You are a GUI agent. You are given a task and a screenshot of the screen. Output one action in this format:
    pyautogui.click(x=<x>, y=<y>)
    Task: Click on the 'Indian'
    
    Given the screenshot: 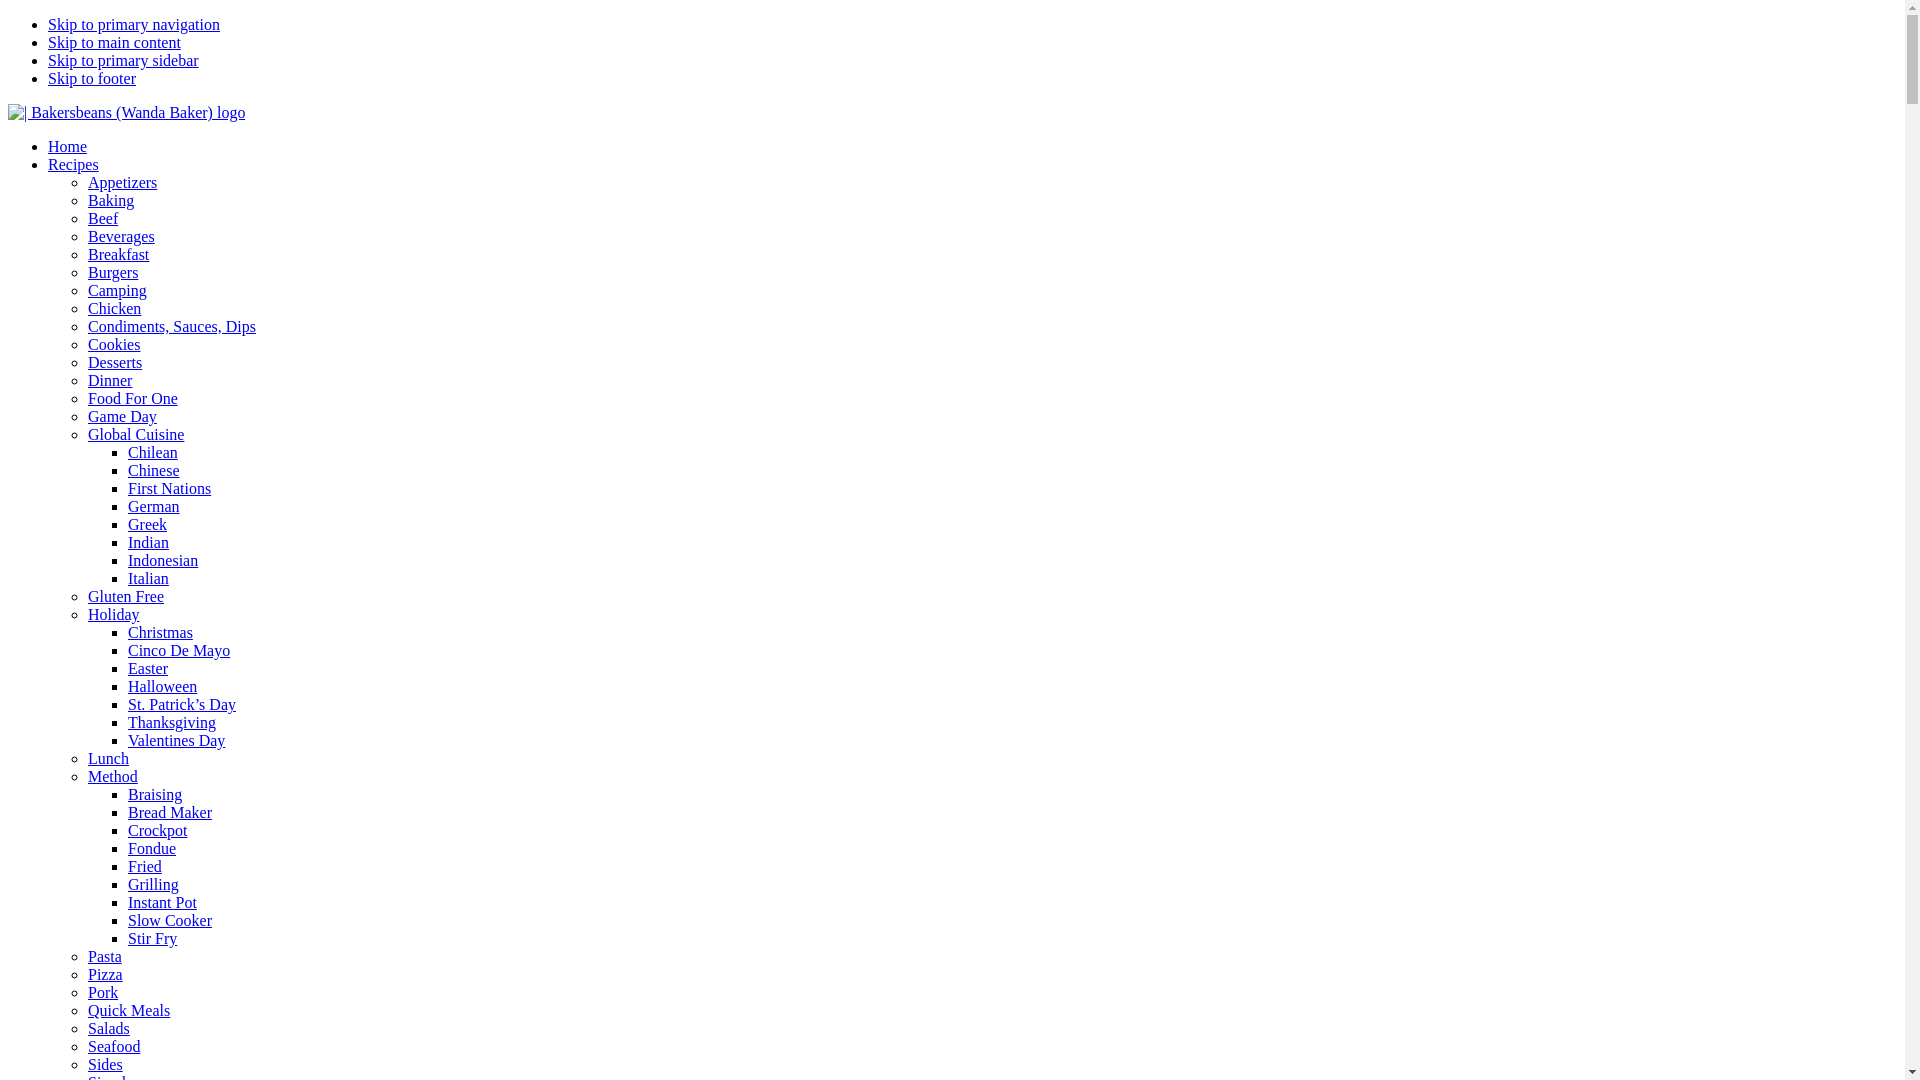 What is the action you would take?
    pyautogui.click(x=147, y=542)
    